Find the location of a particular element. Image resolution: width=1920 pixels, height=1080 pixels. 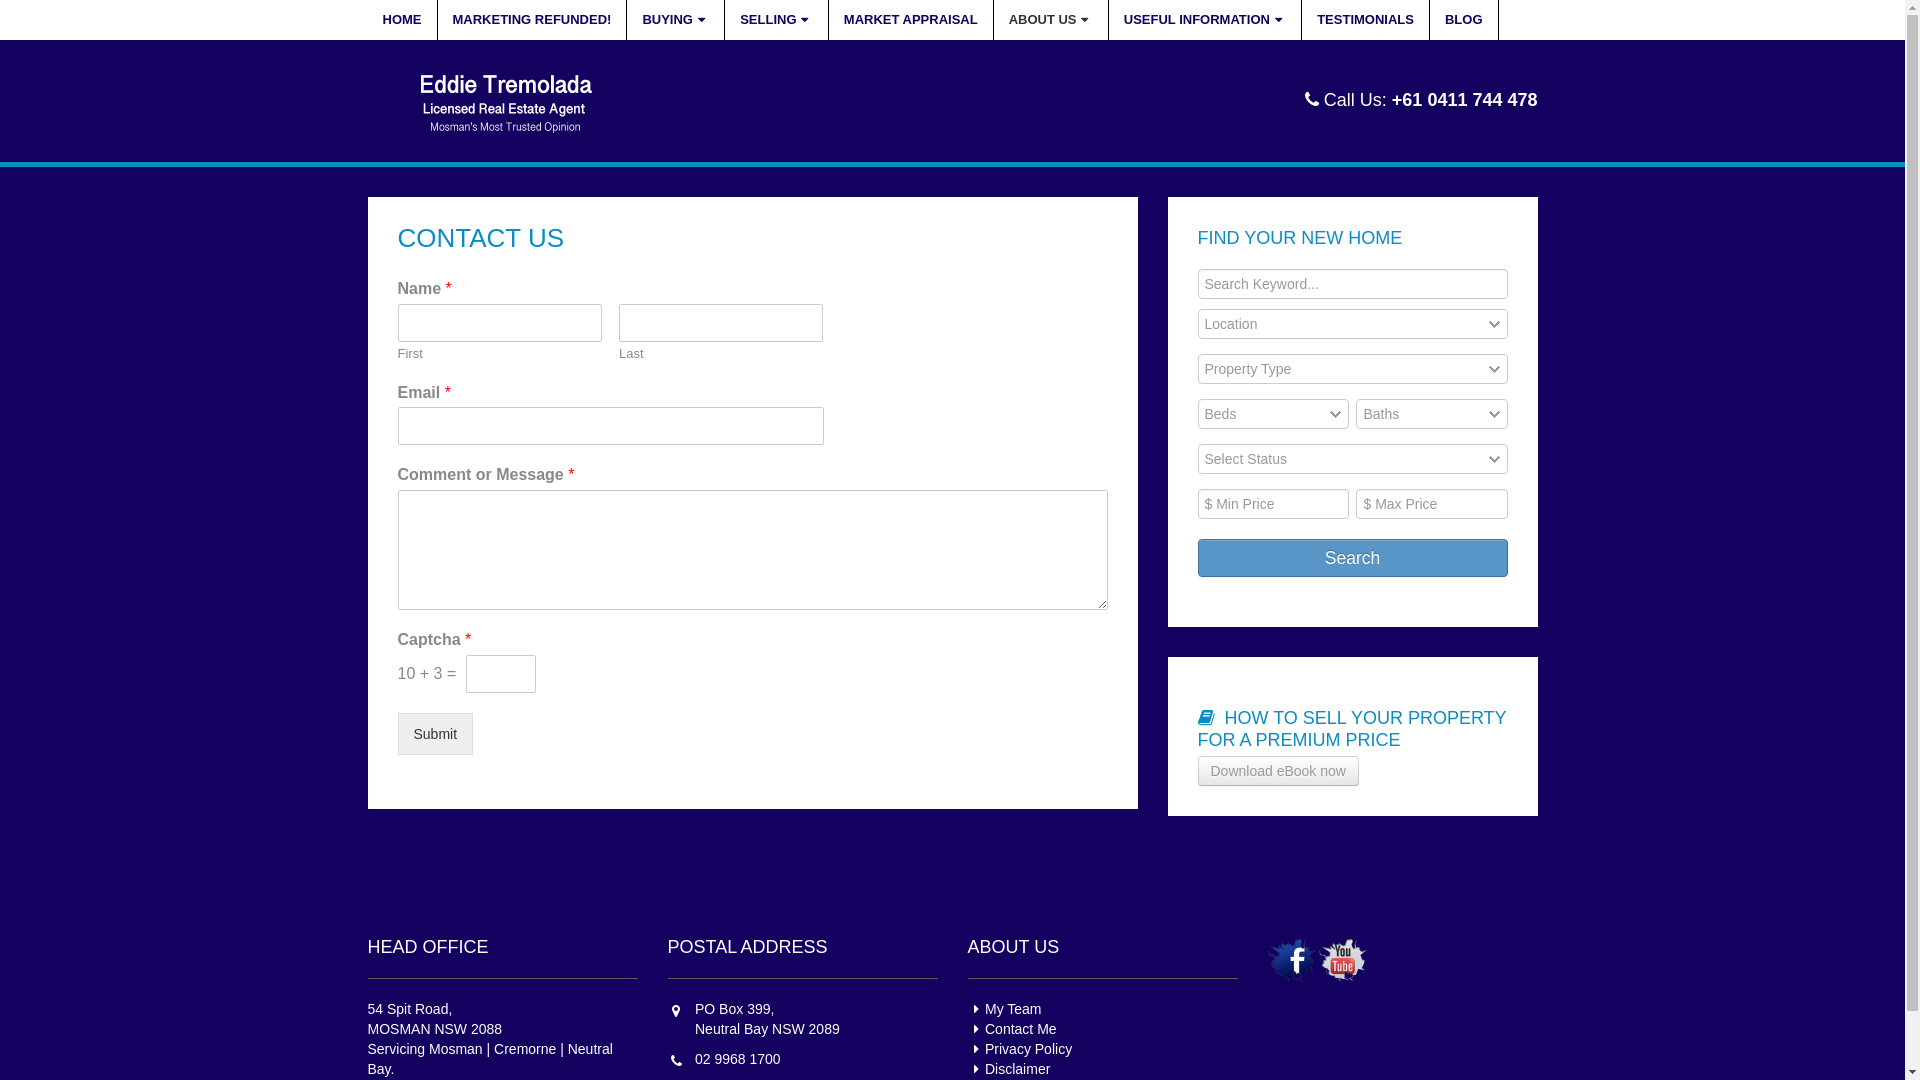

'Privacy Policy' is located at coordinates (1020, 1048).